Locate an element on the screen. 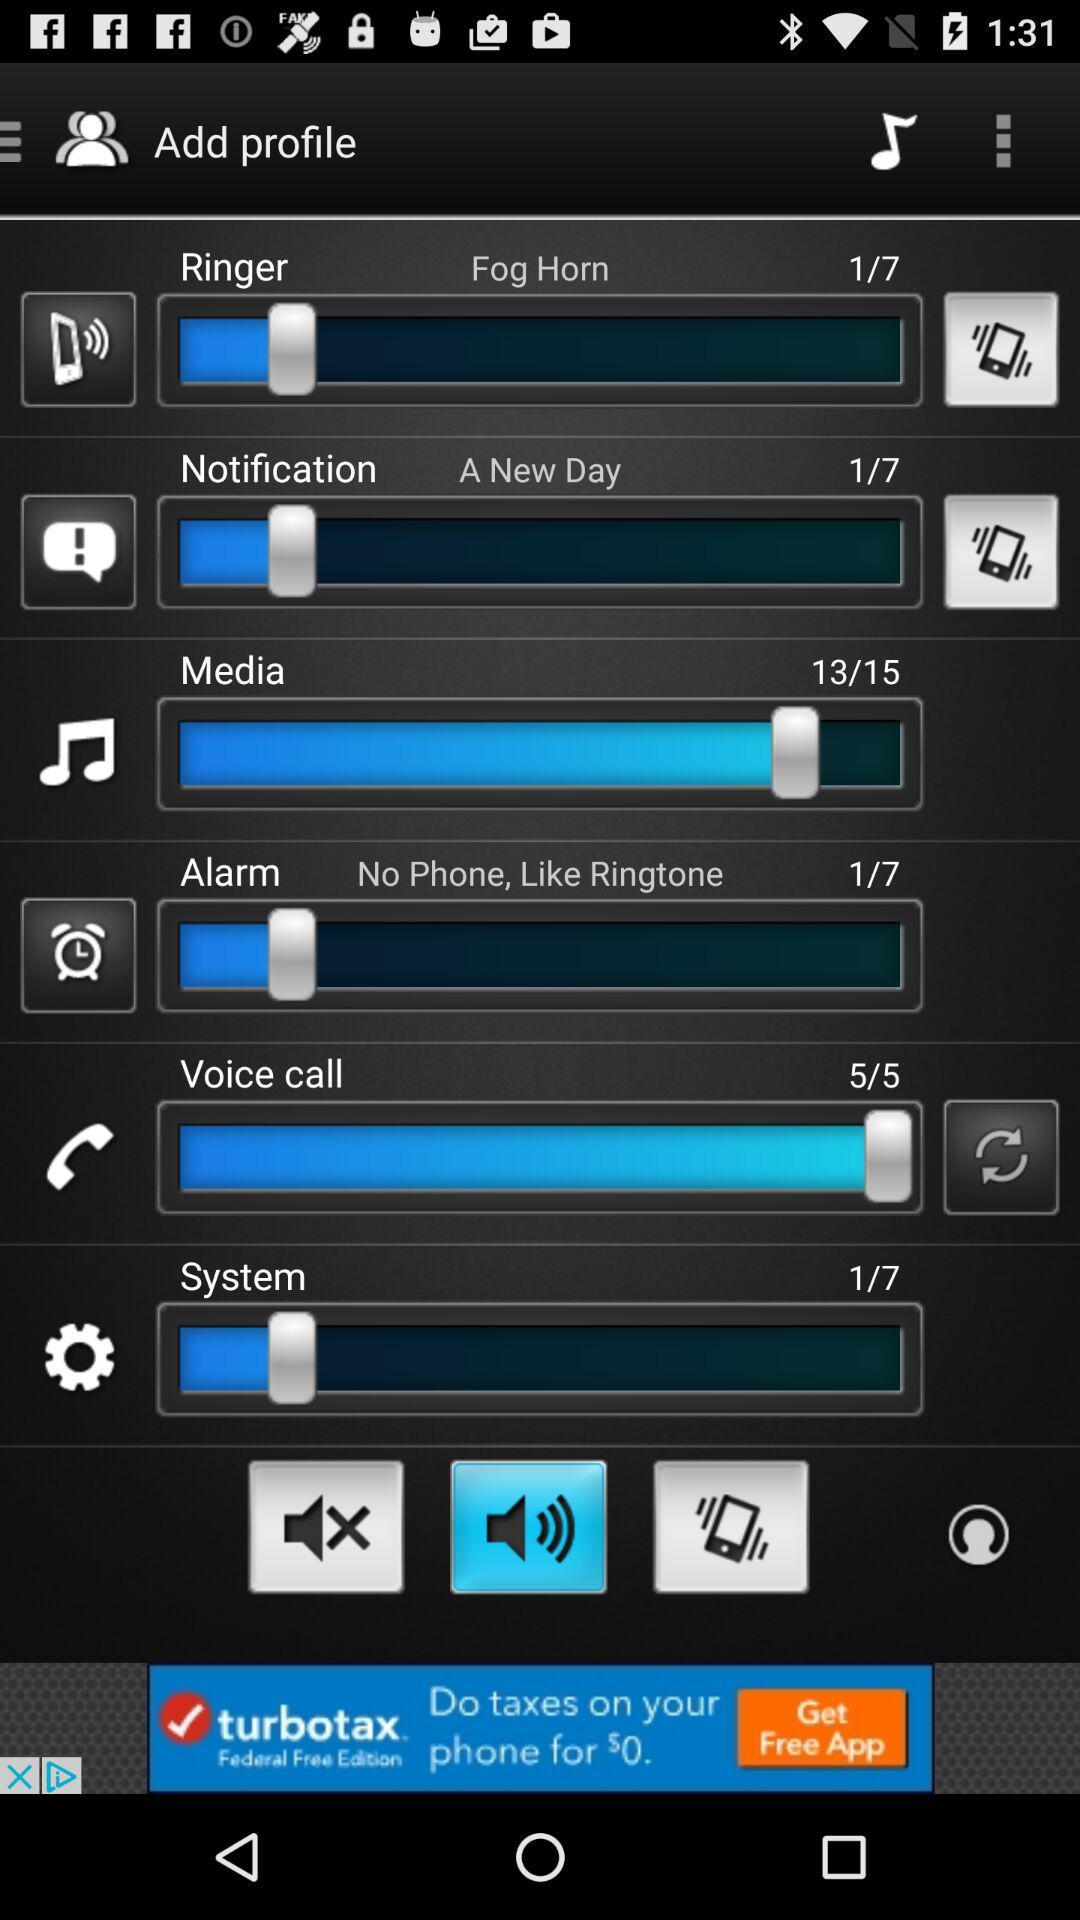 This screenshot has width=1080, height=1920. vibration on or off is located at coordinates (1001, 349).